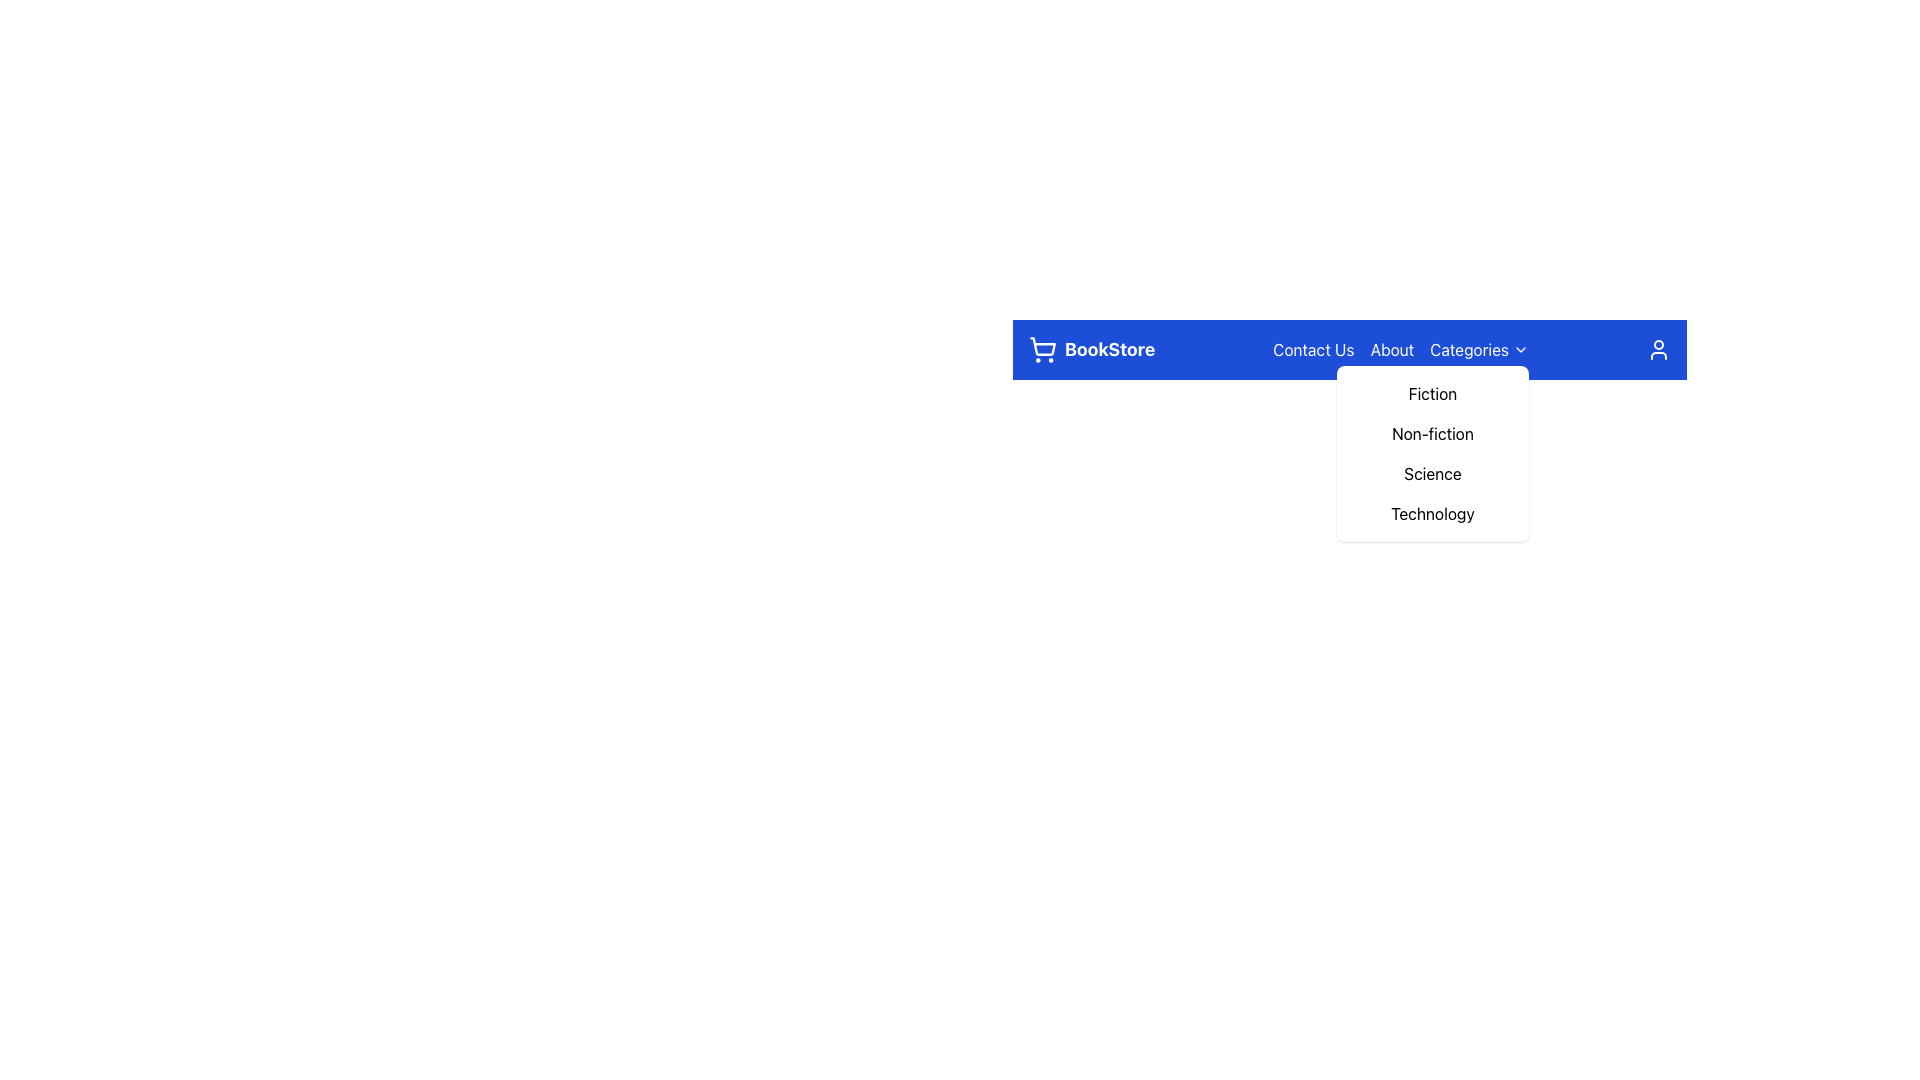 Image resolution: width=1920 pixels, height=1080 pixels. Describe the element at coordinates (1313, 349) in the screenshot. I see `the 'Contact Us' text link located immediately to the right of the 'BookStore' logo` at that location.